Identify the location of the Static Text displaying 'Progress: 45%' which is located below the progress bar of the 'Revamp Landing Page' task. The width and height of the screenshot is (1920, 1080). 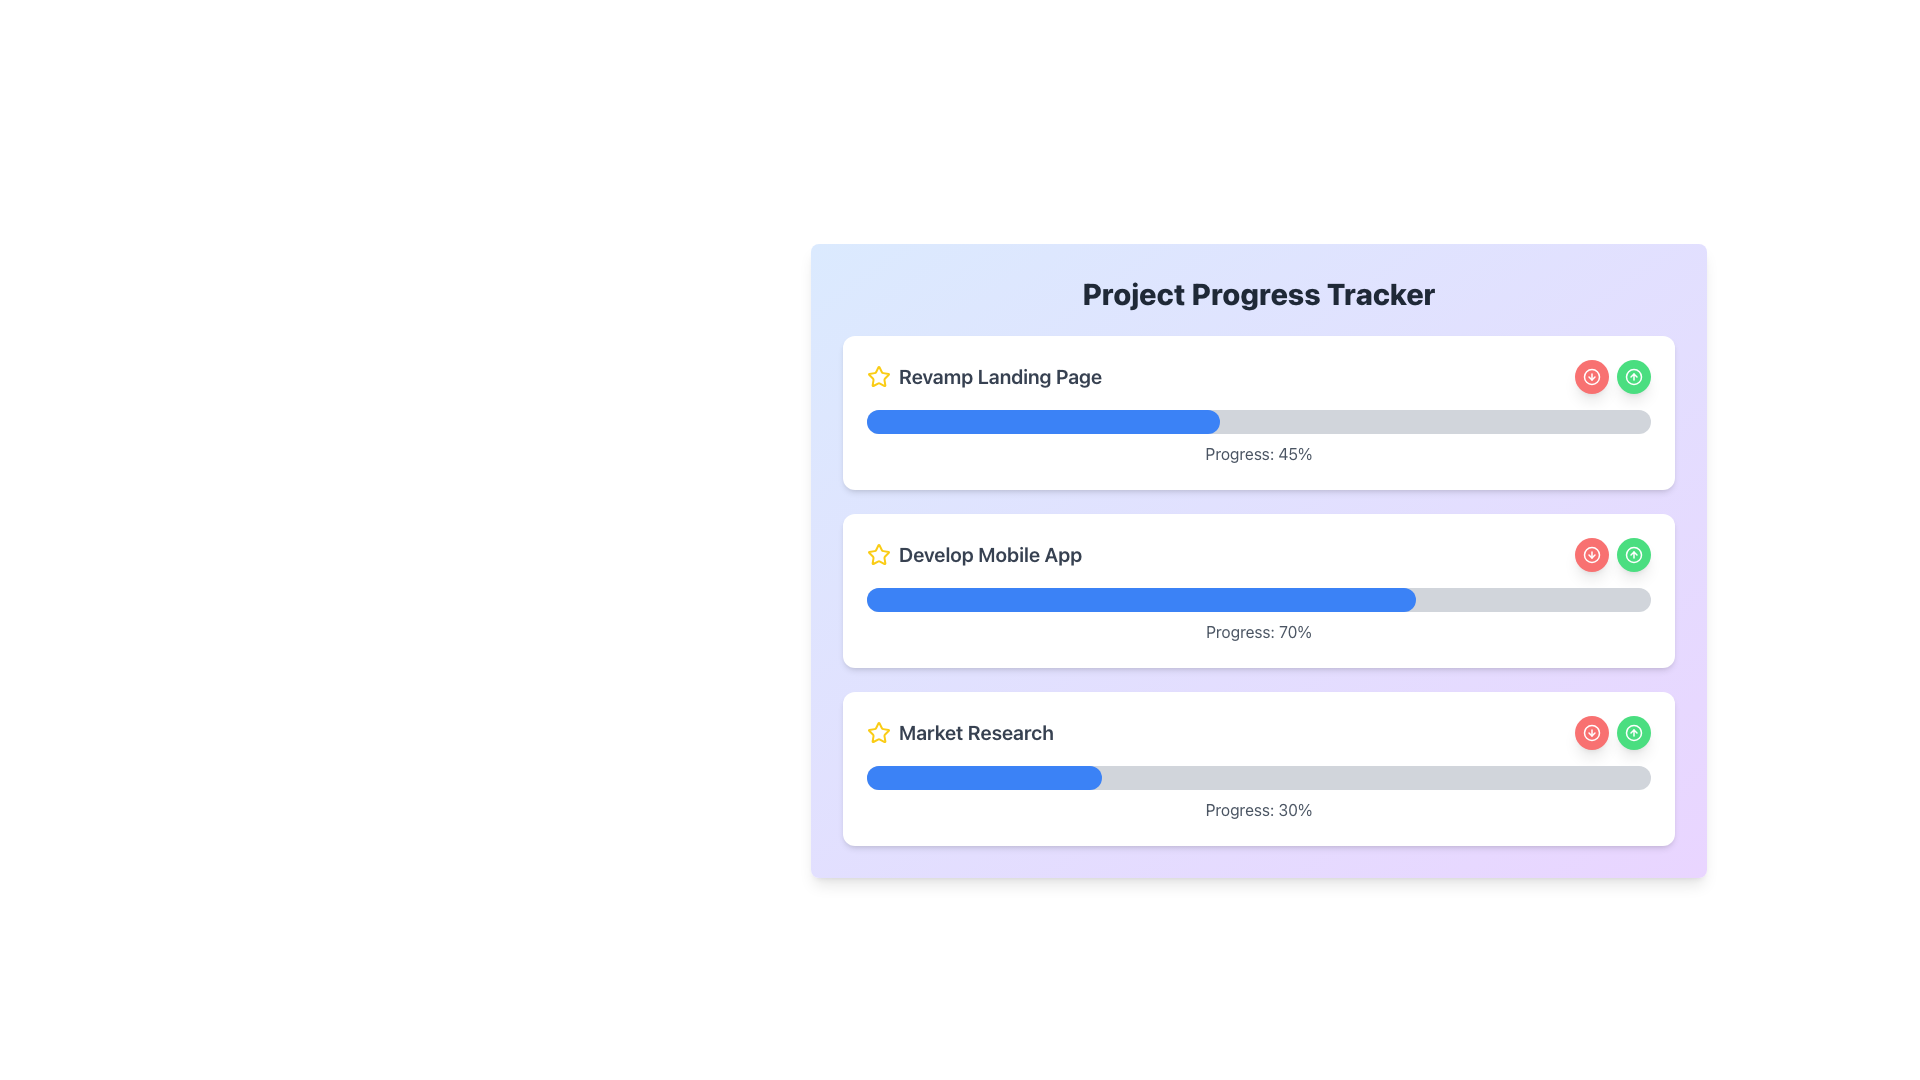
(1257, 454).